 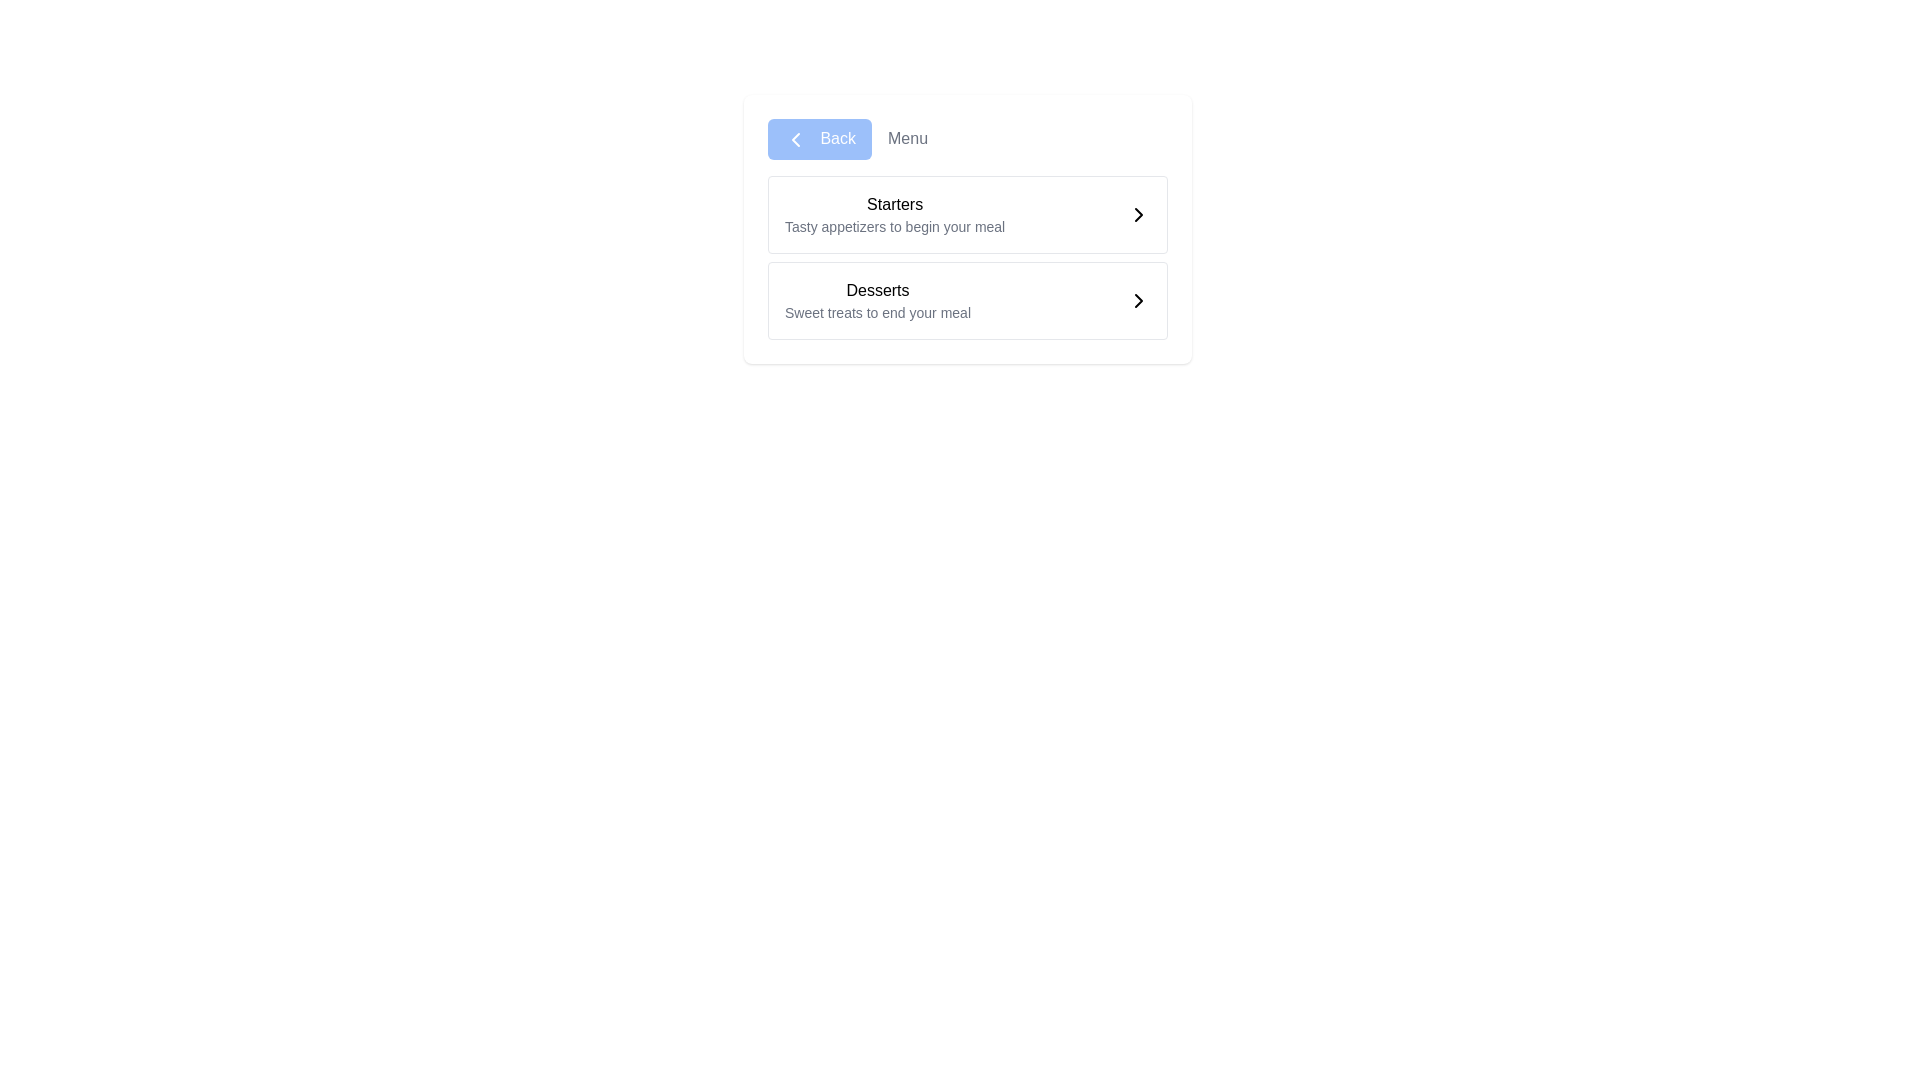 What do you see at coordinates (968, 213) in the screenshot?
I see `the 'Starters' menu option, which is the first item in the list containing a bolded heading and a right-pointing arrow icon` at bounding box center [968, 213].